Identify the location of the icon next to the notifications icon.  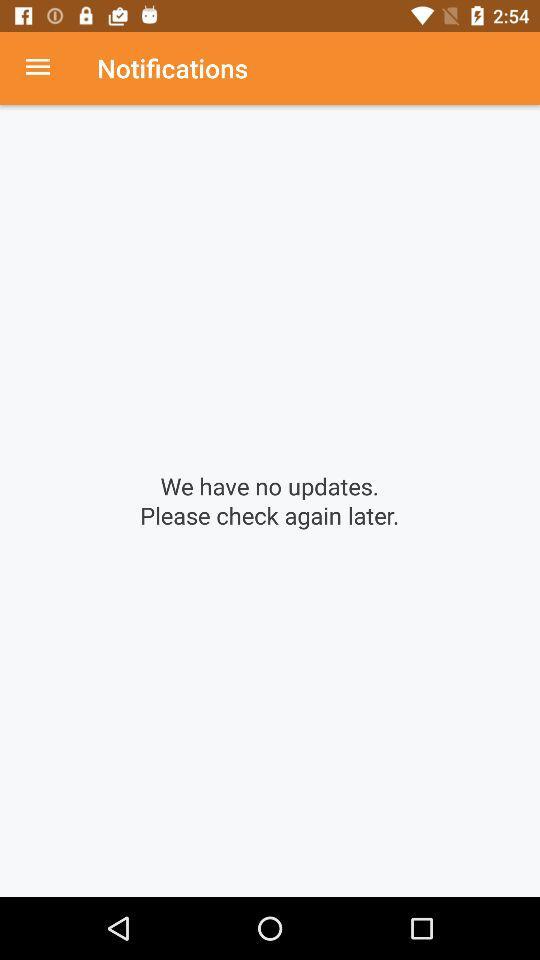
(48, 68).